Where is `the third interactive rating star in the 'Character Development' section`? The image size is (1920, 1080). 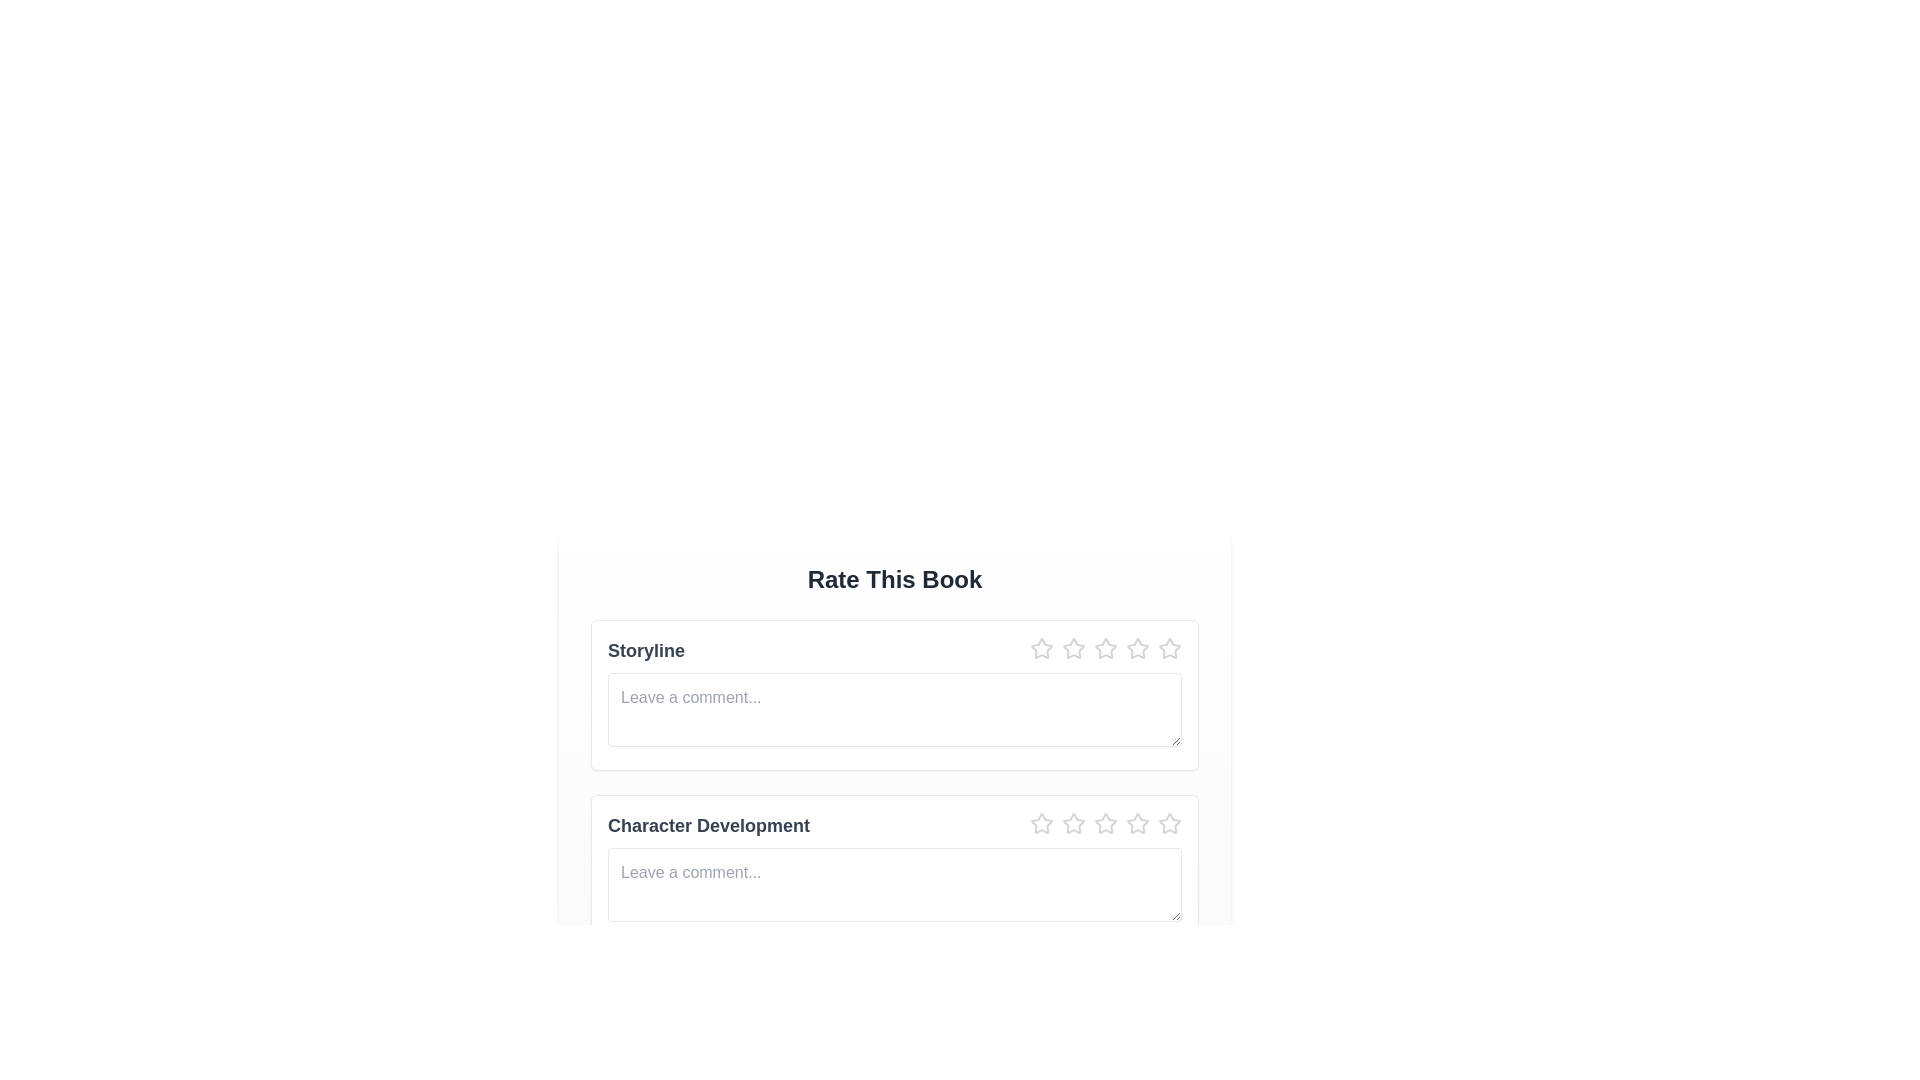 the third interactive rating star in the 'Character Development' section is located at coordinates (1073, 824).